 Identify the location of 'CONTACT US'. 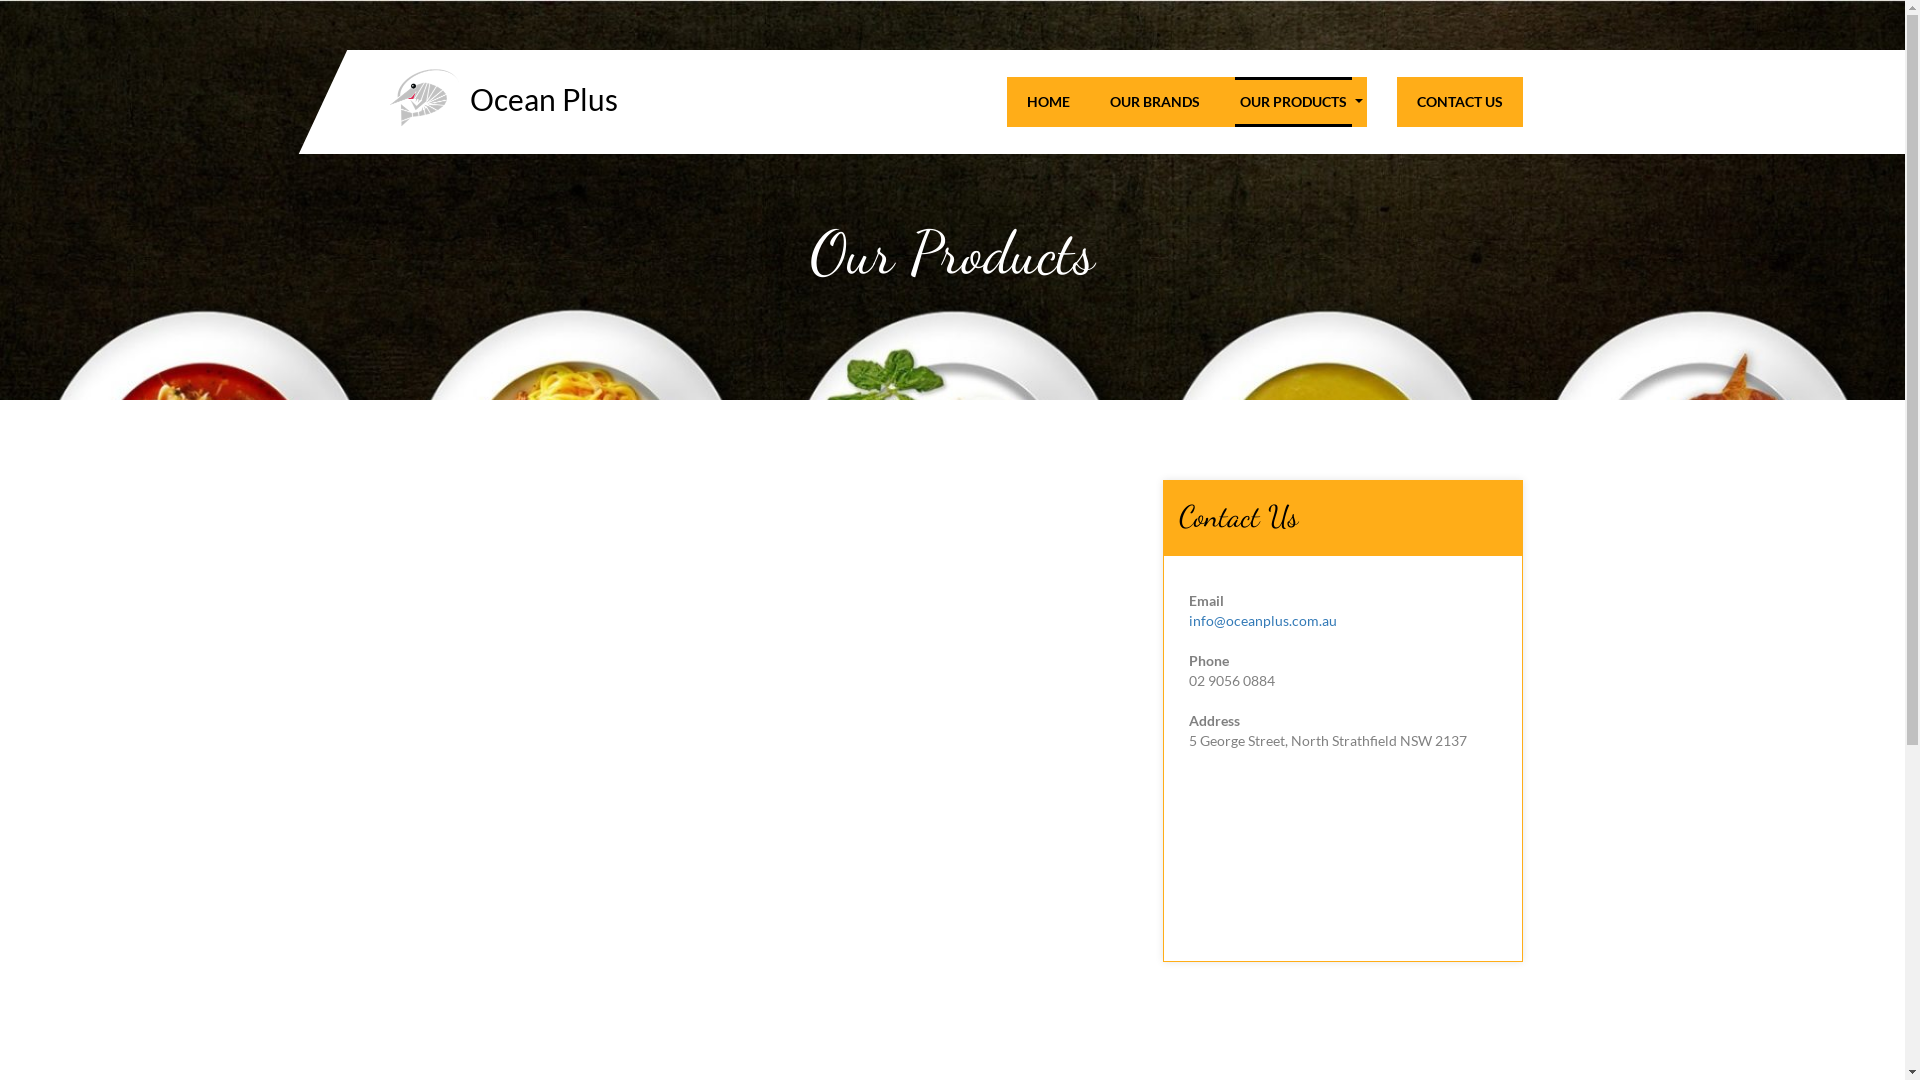
(1459, 101).